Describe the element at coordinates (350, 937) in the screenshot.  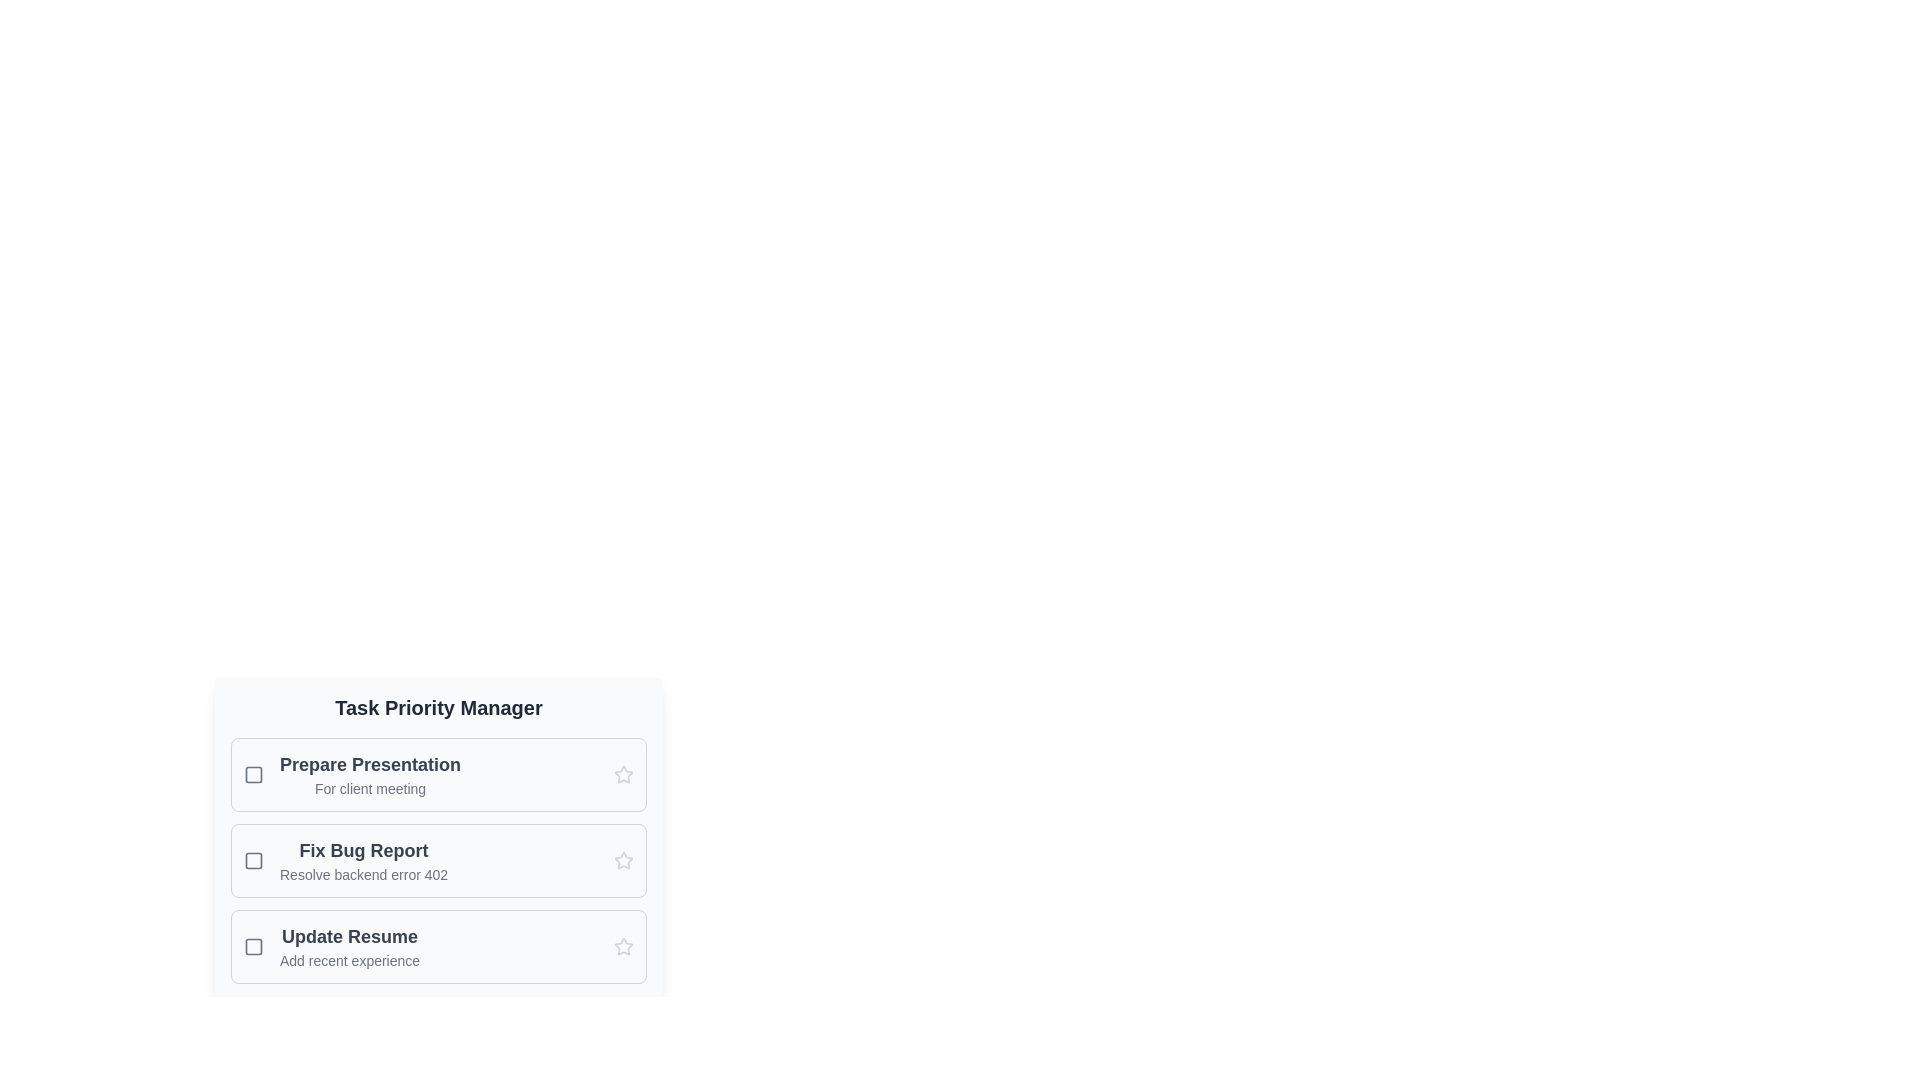
I see `the 'Update Resume' text label, which is prominently displayed in bold gray font within the 'Task Priority Manager' section` at that location.